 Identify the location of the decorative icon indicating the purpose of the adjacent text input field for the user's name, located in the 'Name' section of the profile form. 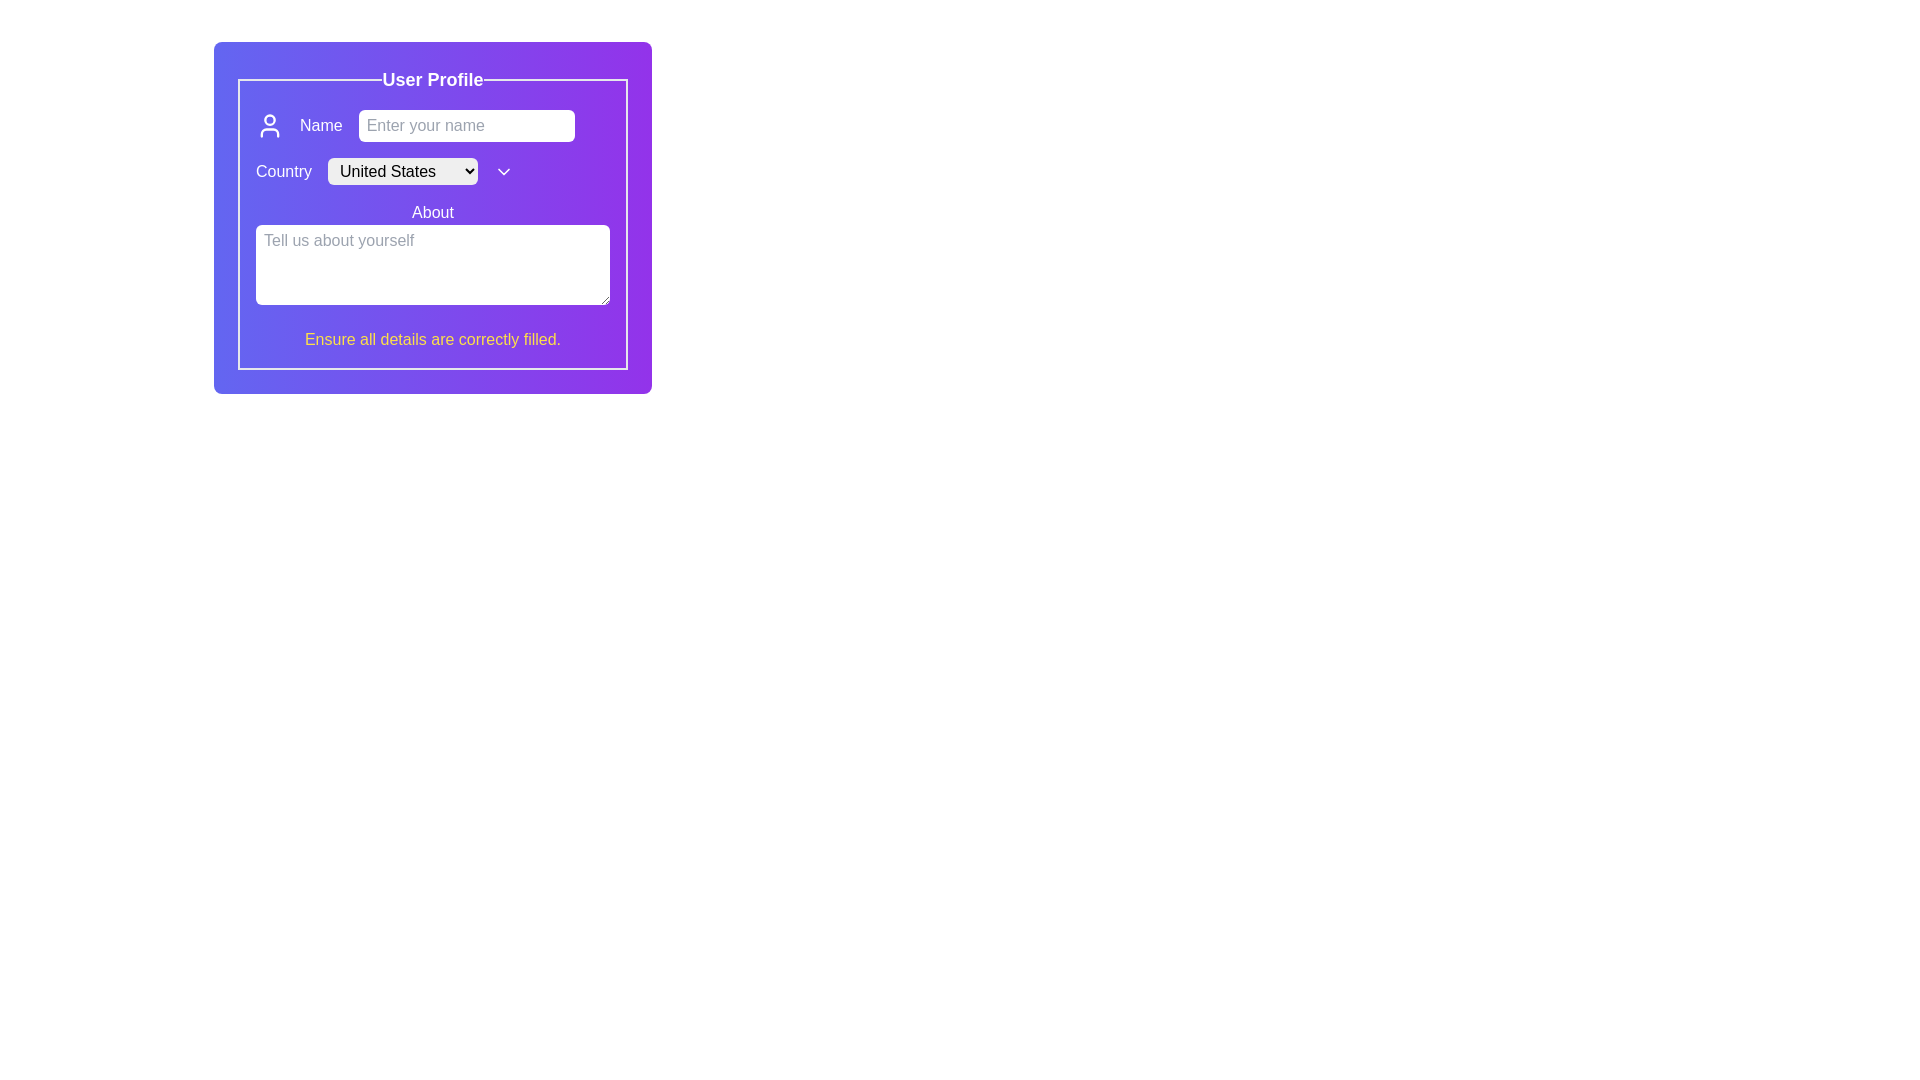
(268, 126).